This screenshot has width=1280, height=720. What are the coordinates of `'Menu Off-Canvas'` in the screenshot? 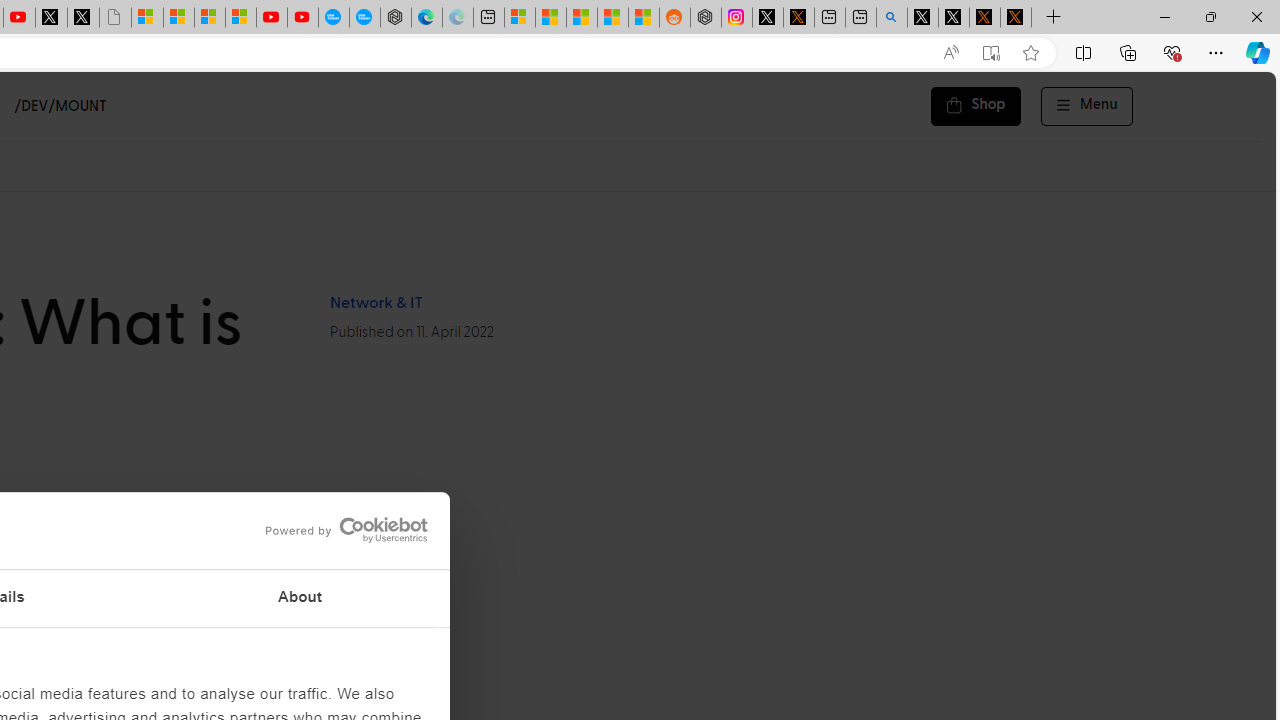 It's located at (1086, 106).